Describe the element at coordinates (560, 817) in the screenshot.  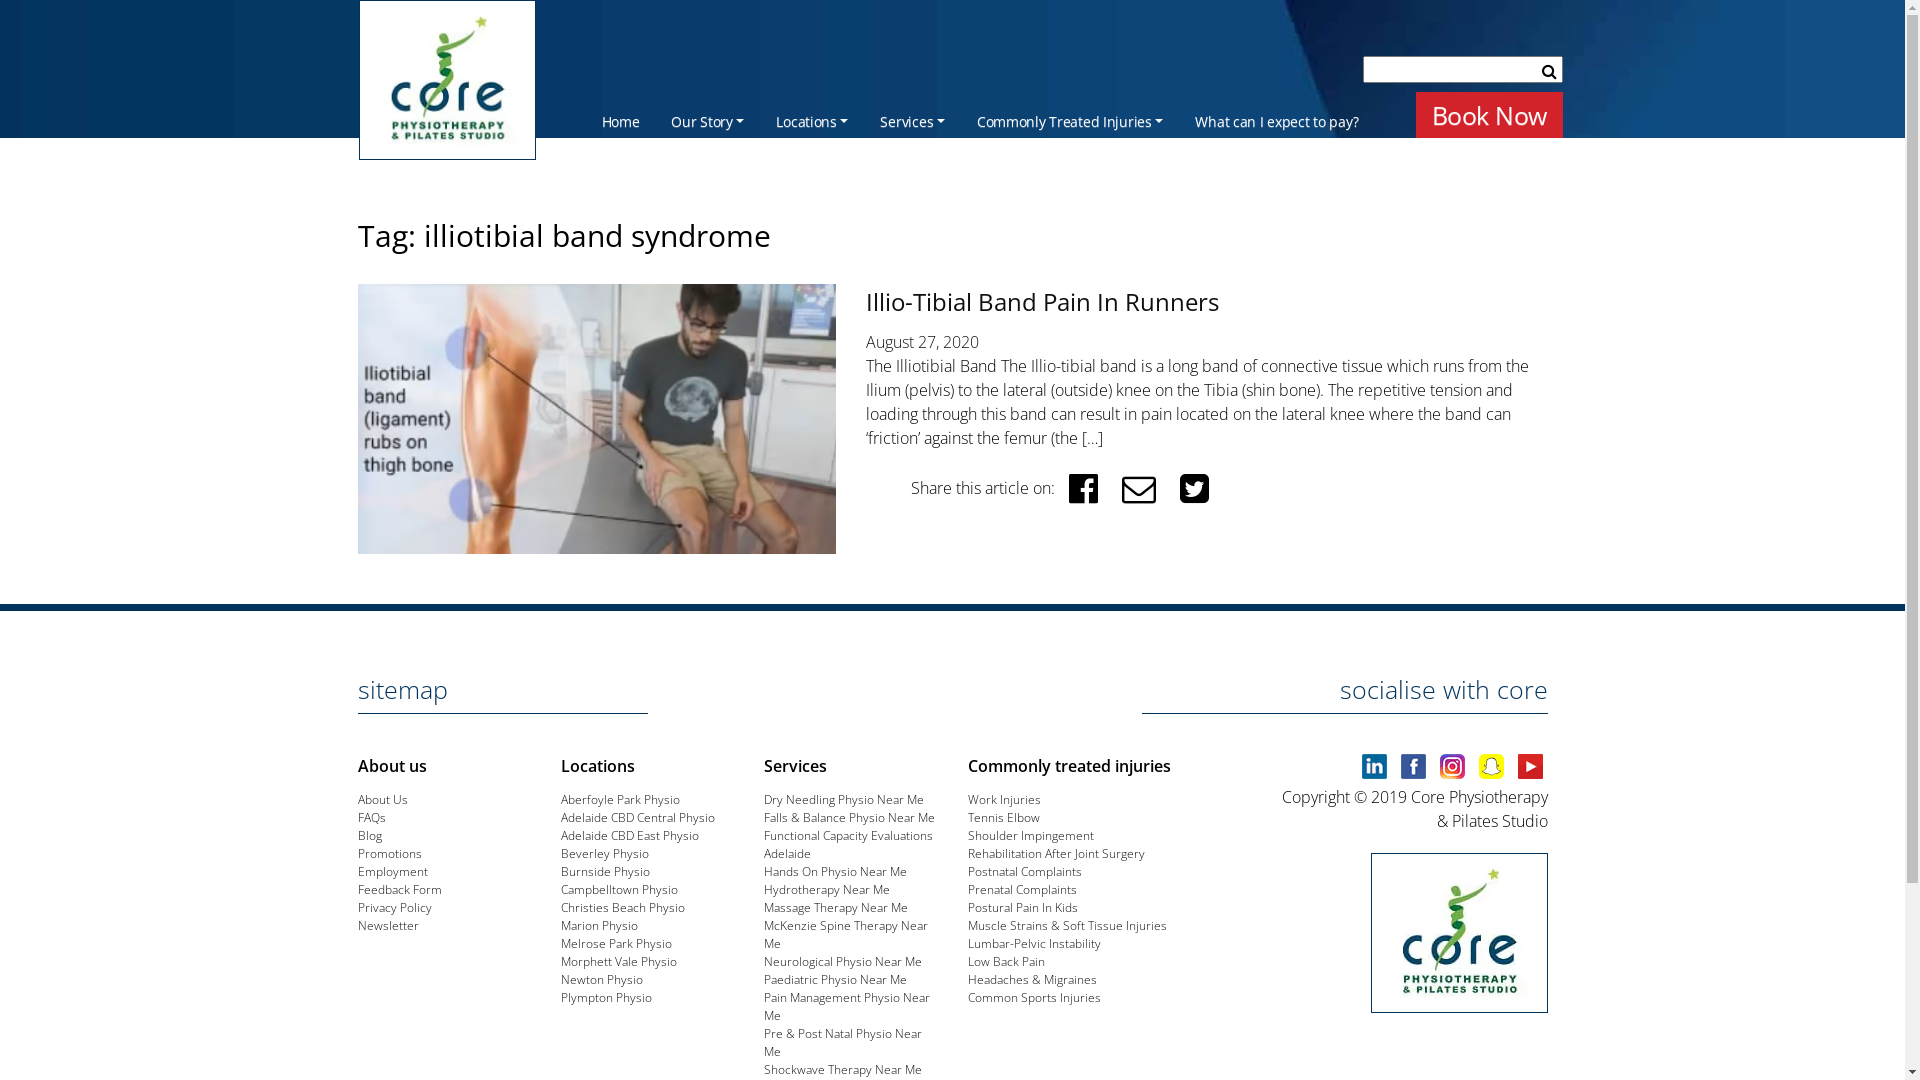
I see `'Adelaide CBD Central Physio'` at that location.